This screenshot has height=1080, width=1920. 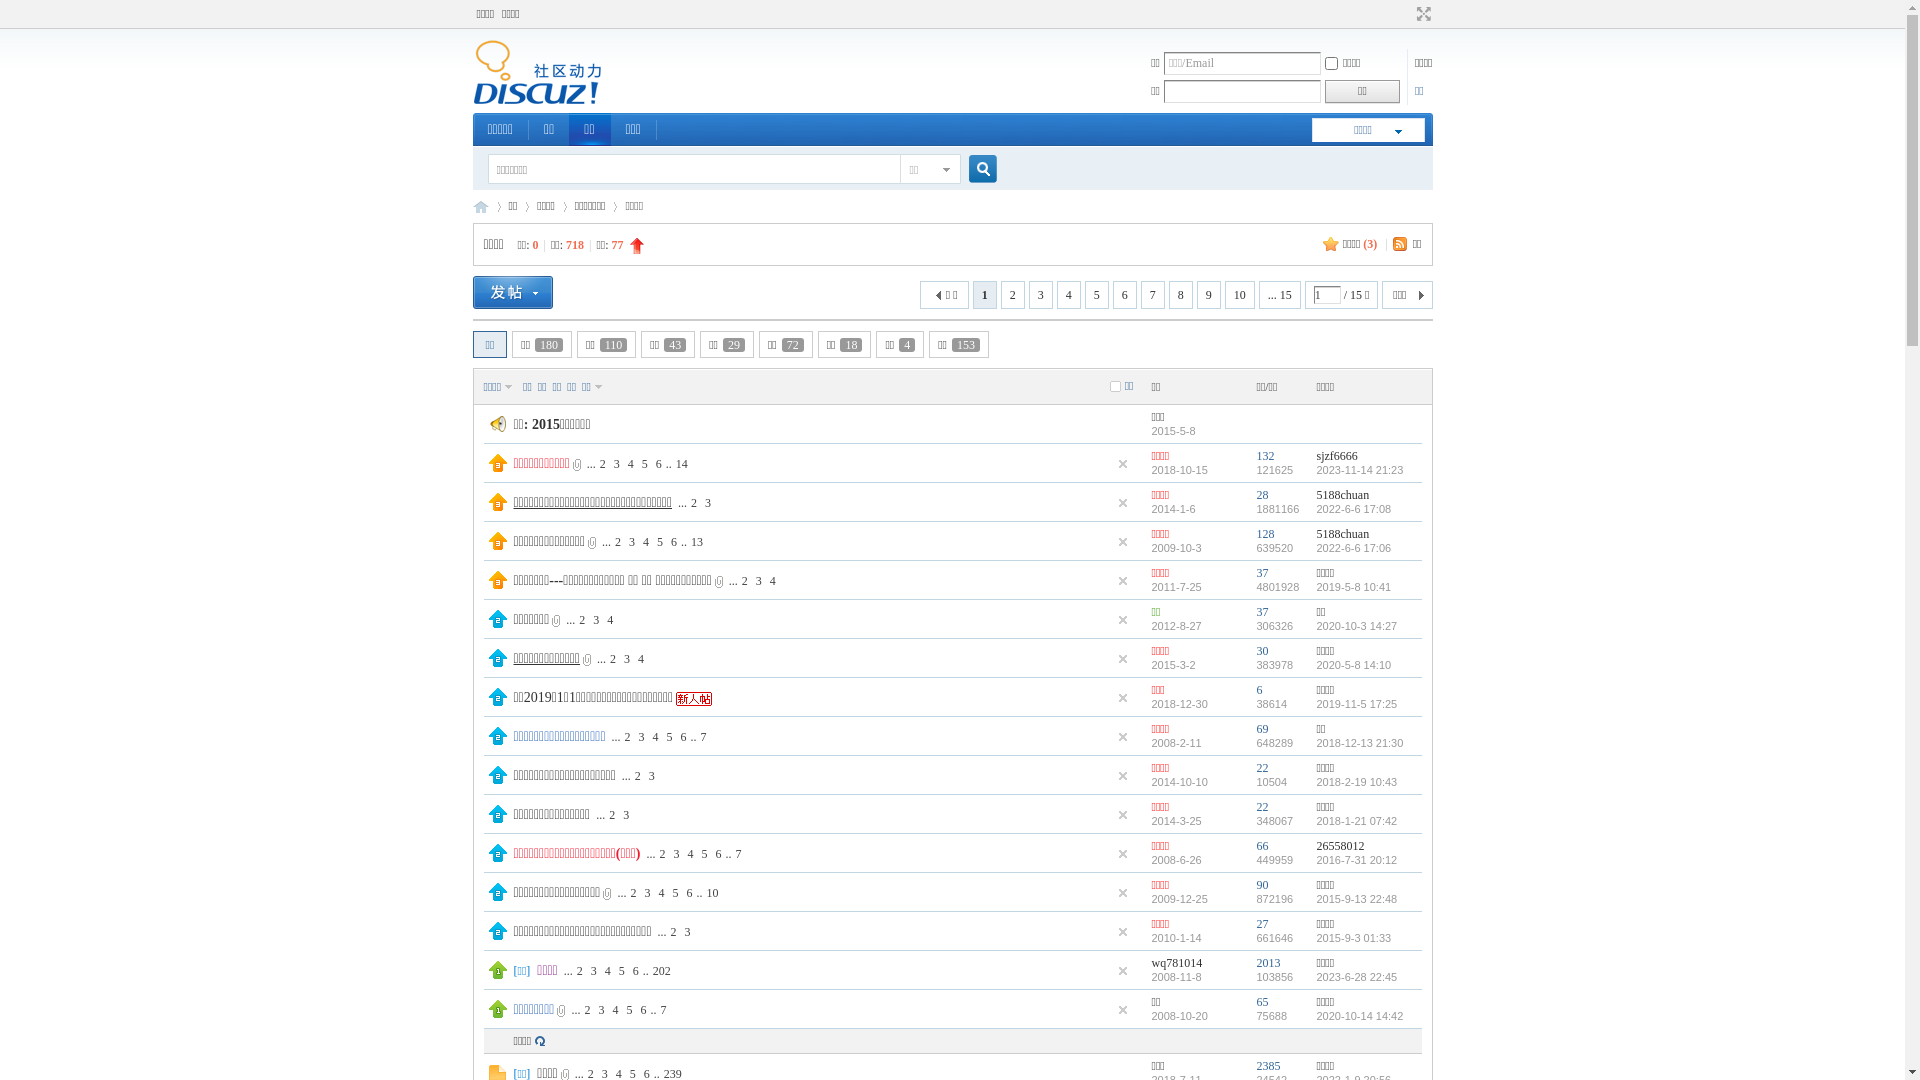 What do you see at coordinates (1261, 845) in the screenshot?
I see `'66'` at bounding box center [1261, 845].